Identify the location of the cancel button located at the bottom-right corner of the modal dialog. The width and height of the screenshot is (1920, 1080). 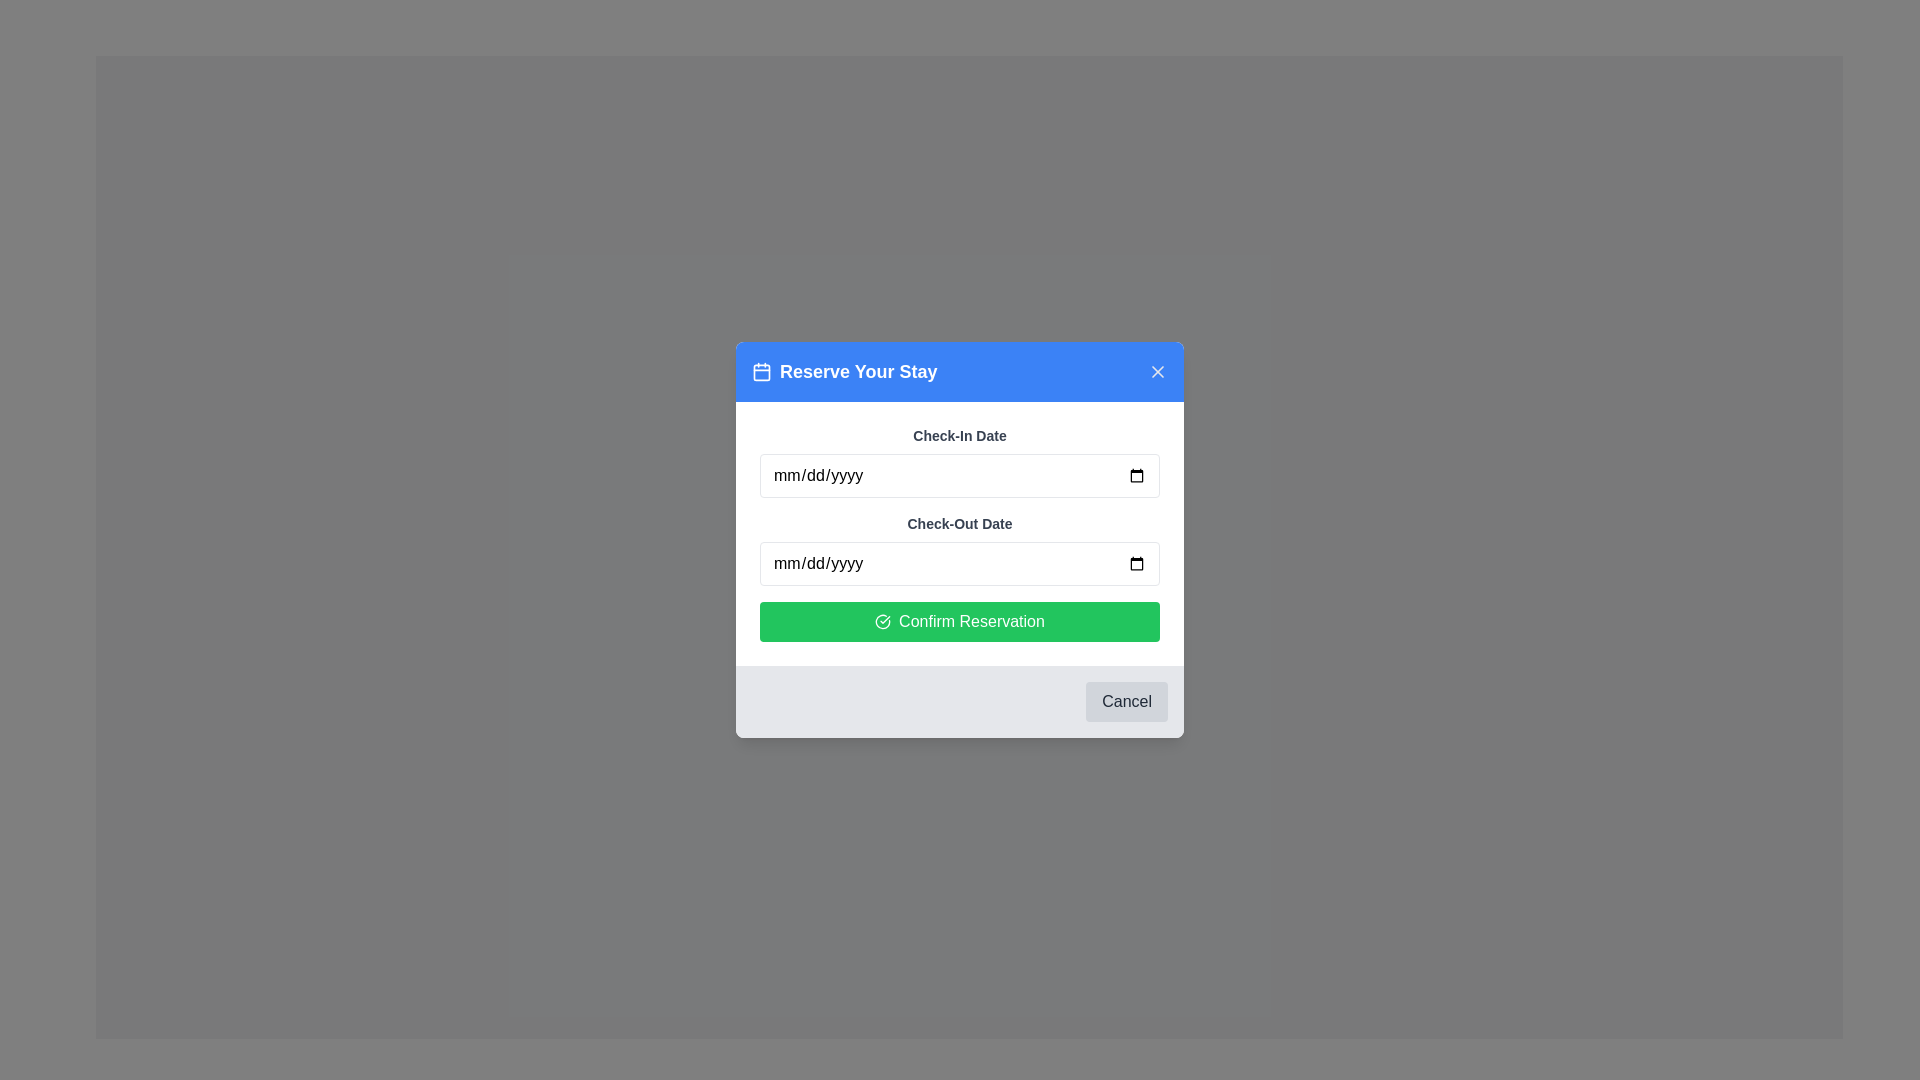
(1127, 701).